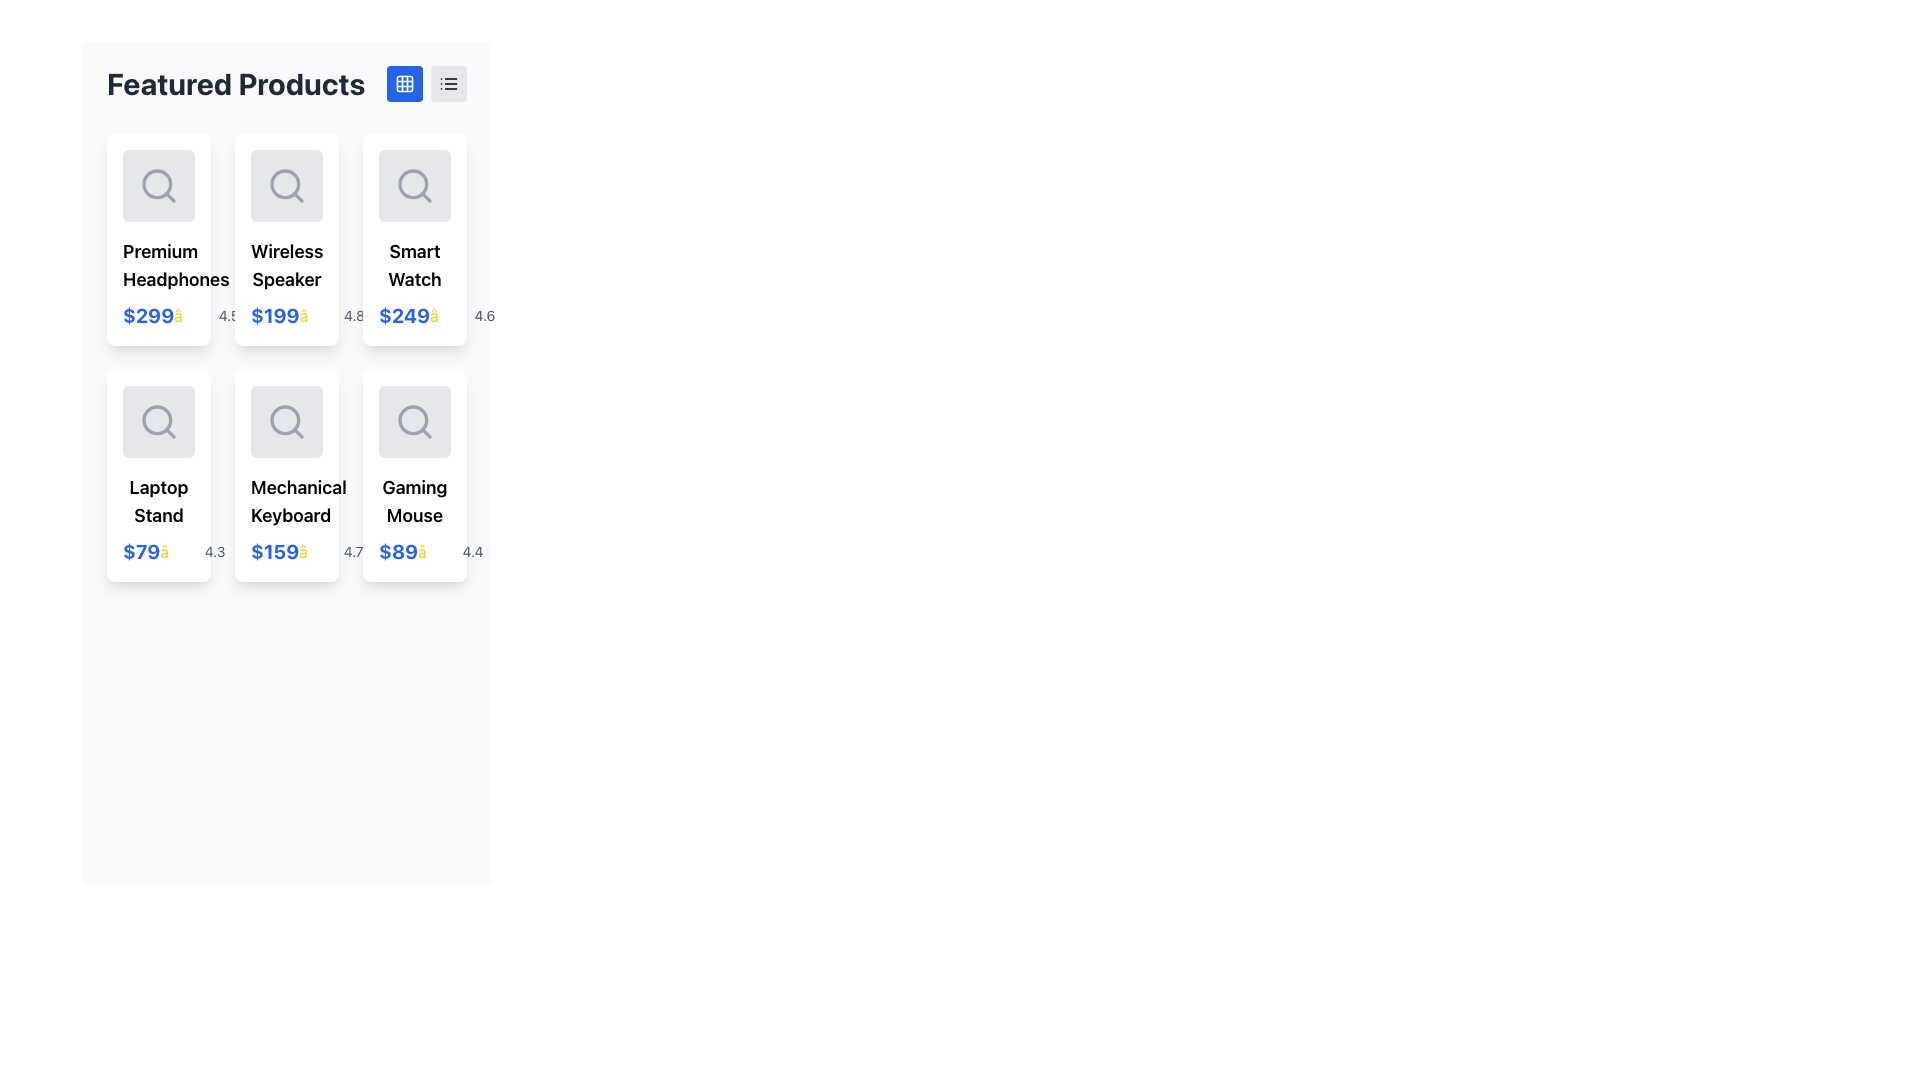  Describe the element at coordinates (157, 551) in the screenshot. I see `the price and rating information of the 'Laptop Stand' product, which includes the bold blue text '$79' and the yellow star icon with the gray rating '4.3'` at that location.